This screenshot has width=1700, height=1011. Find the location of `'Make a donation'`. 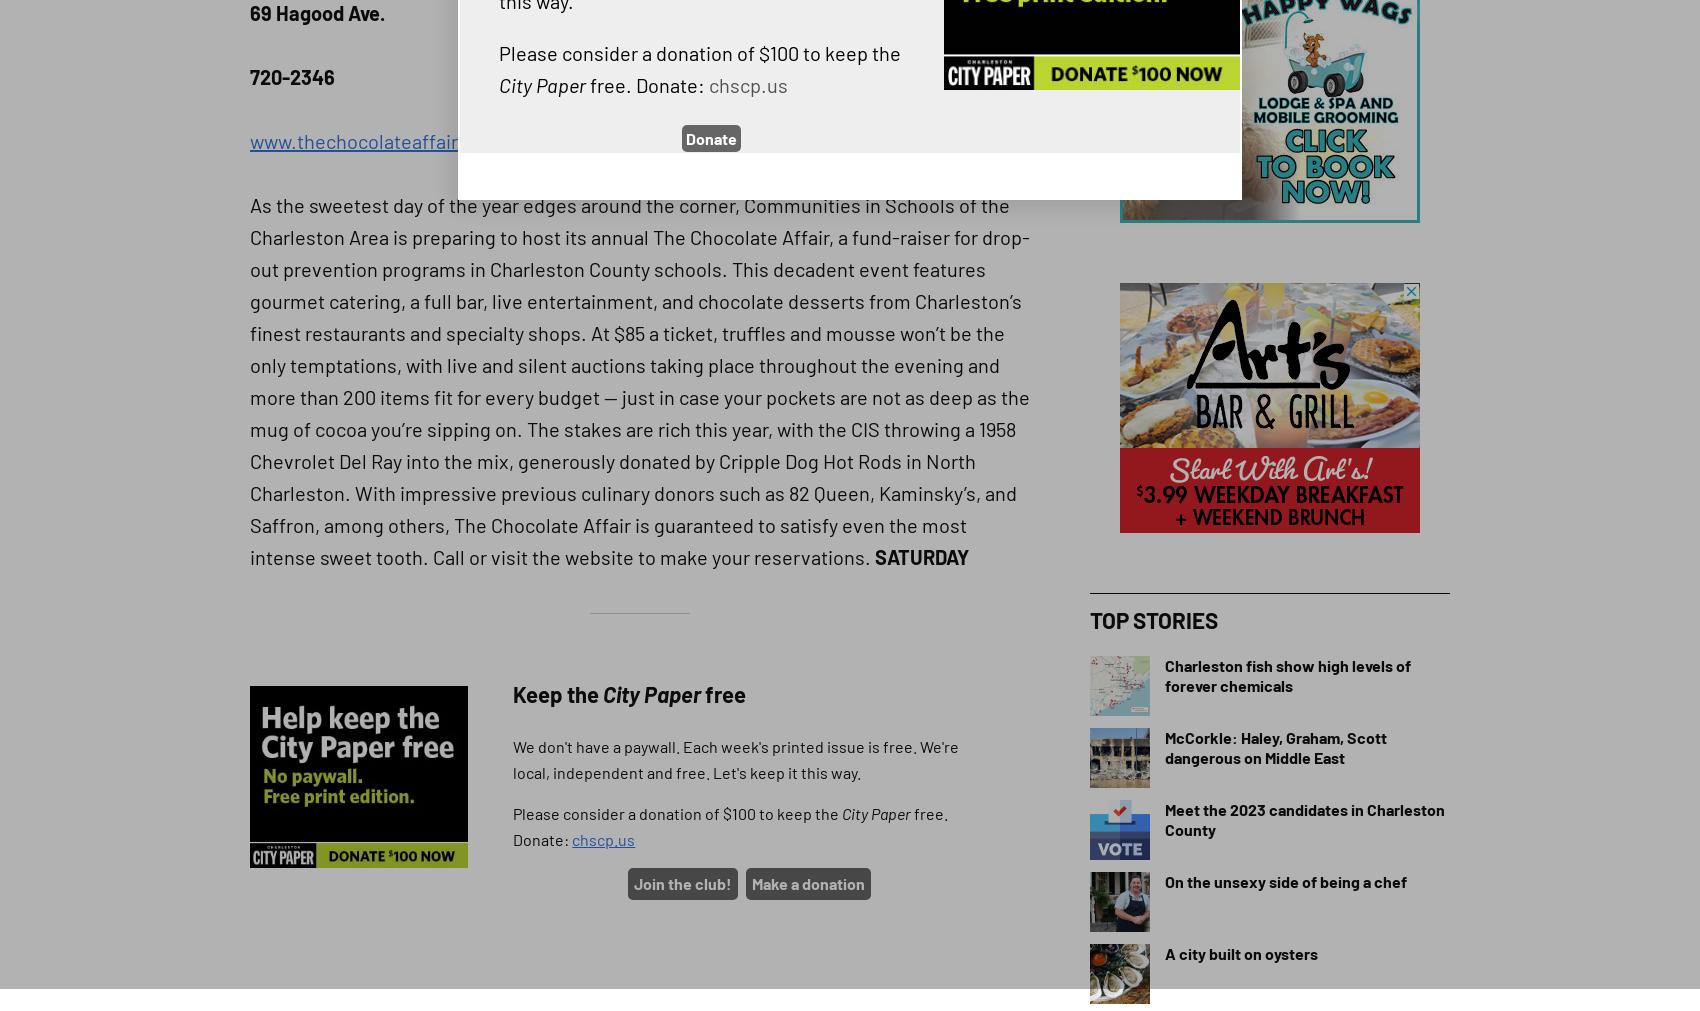

'Make a donation' is located at coordinates (806, 883).